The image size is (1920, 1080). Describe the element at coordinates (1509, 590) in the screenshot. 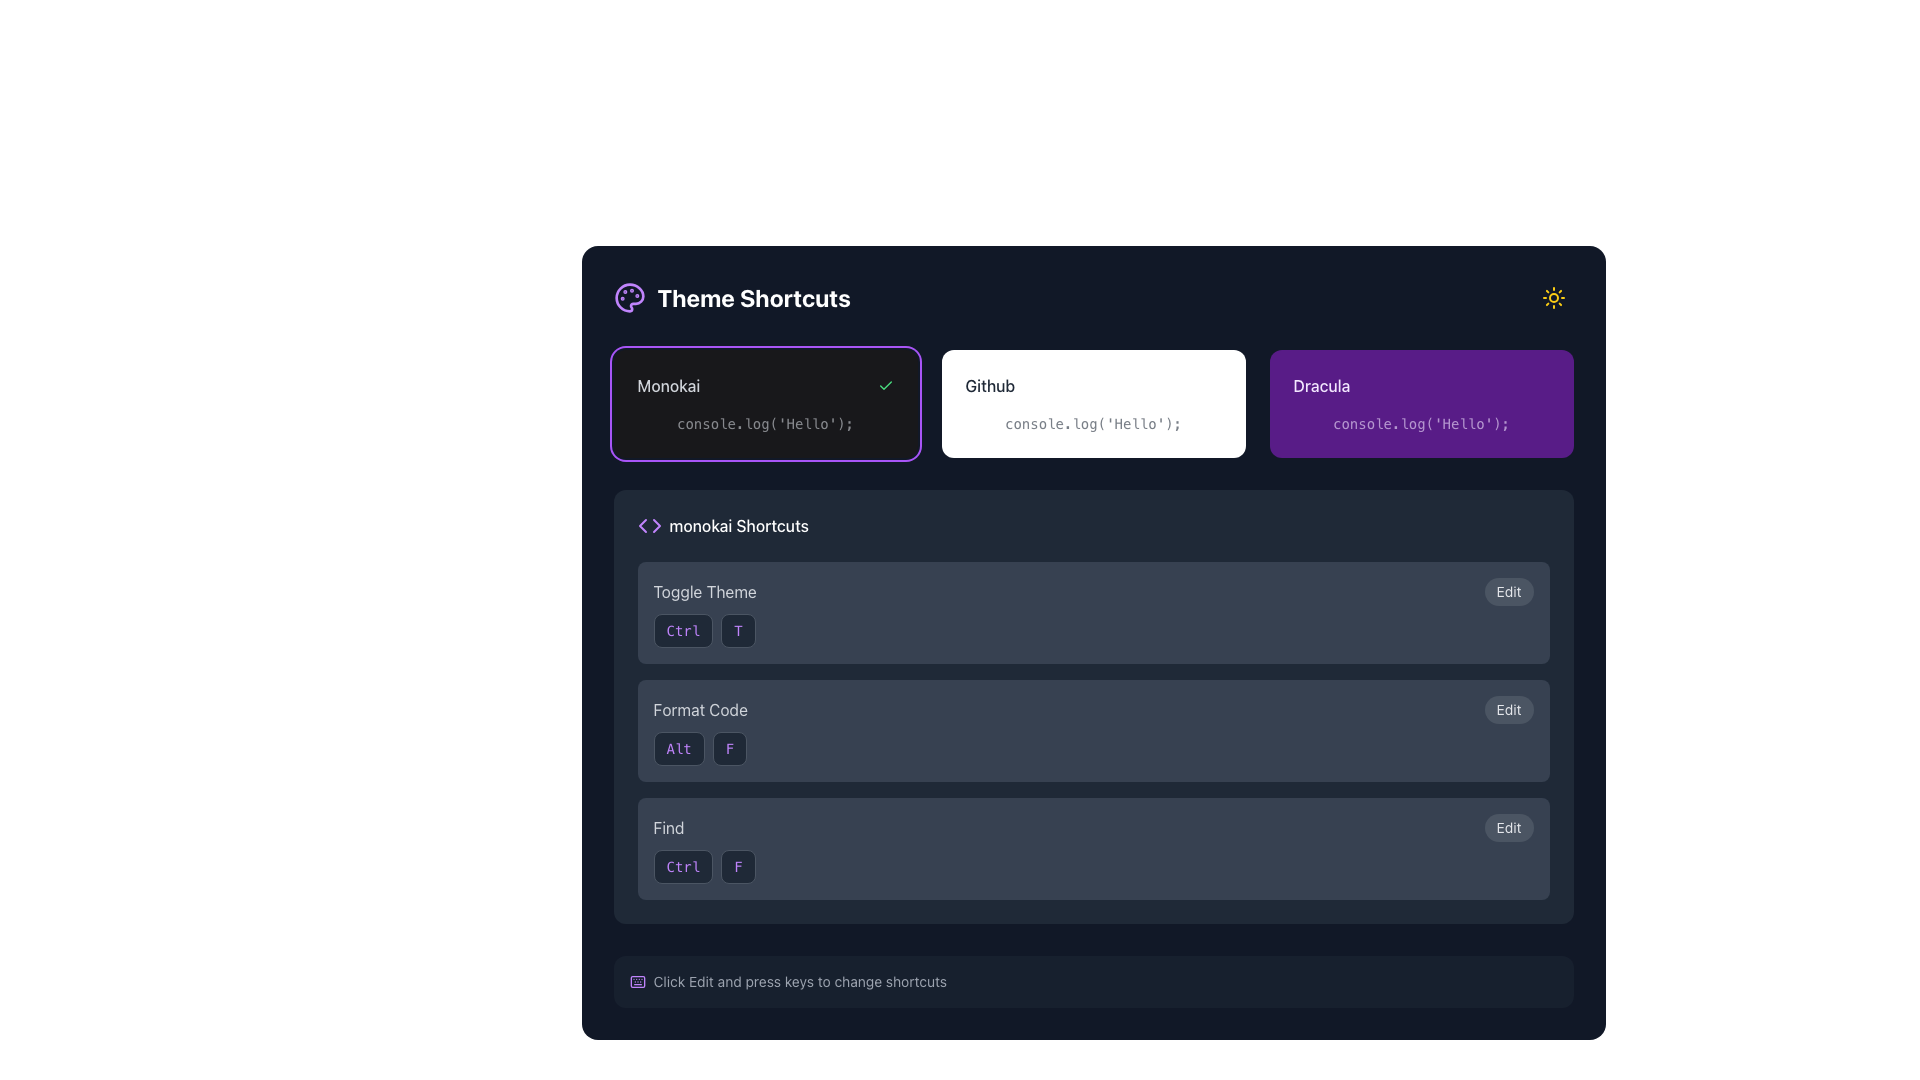

I see `the 'Edit' button, which is a small button with a gray background located to the right of the 'Toggle Theme' text` at that location.